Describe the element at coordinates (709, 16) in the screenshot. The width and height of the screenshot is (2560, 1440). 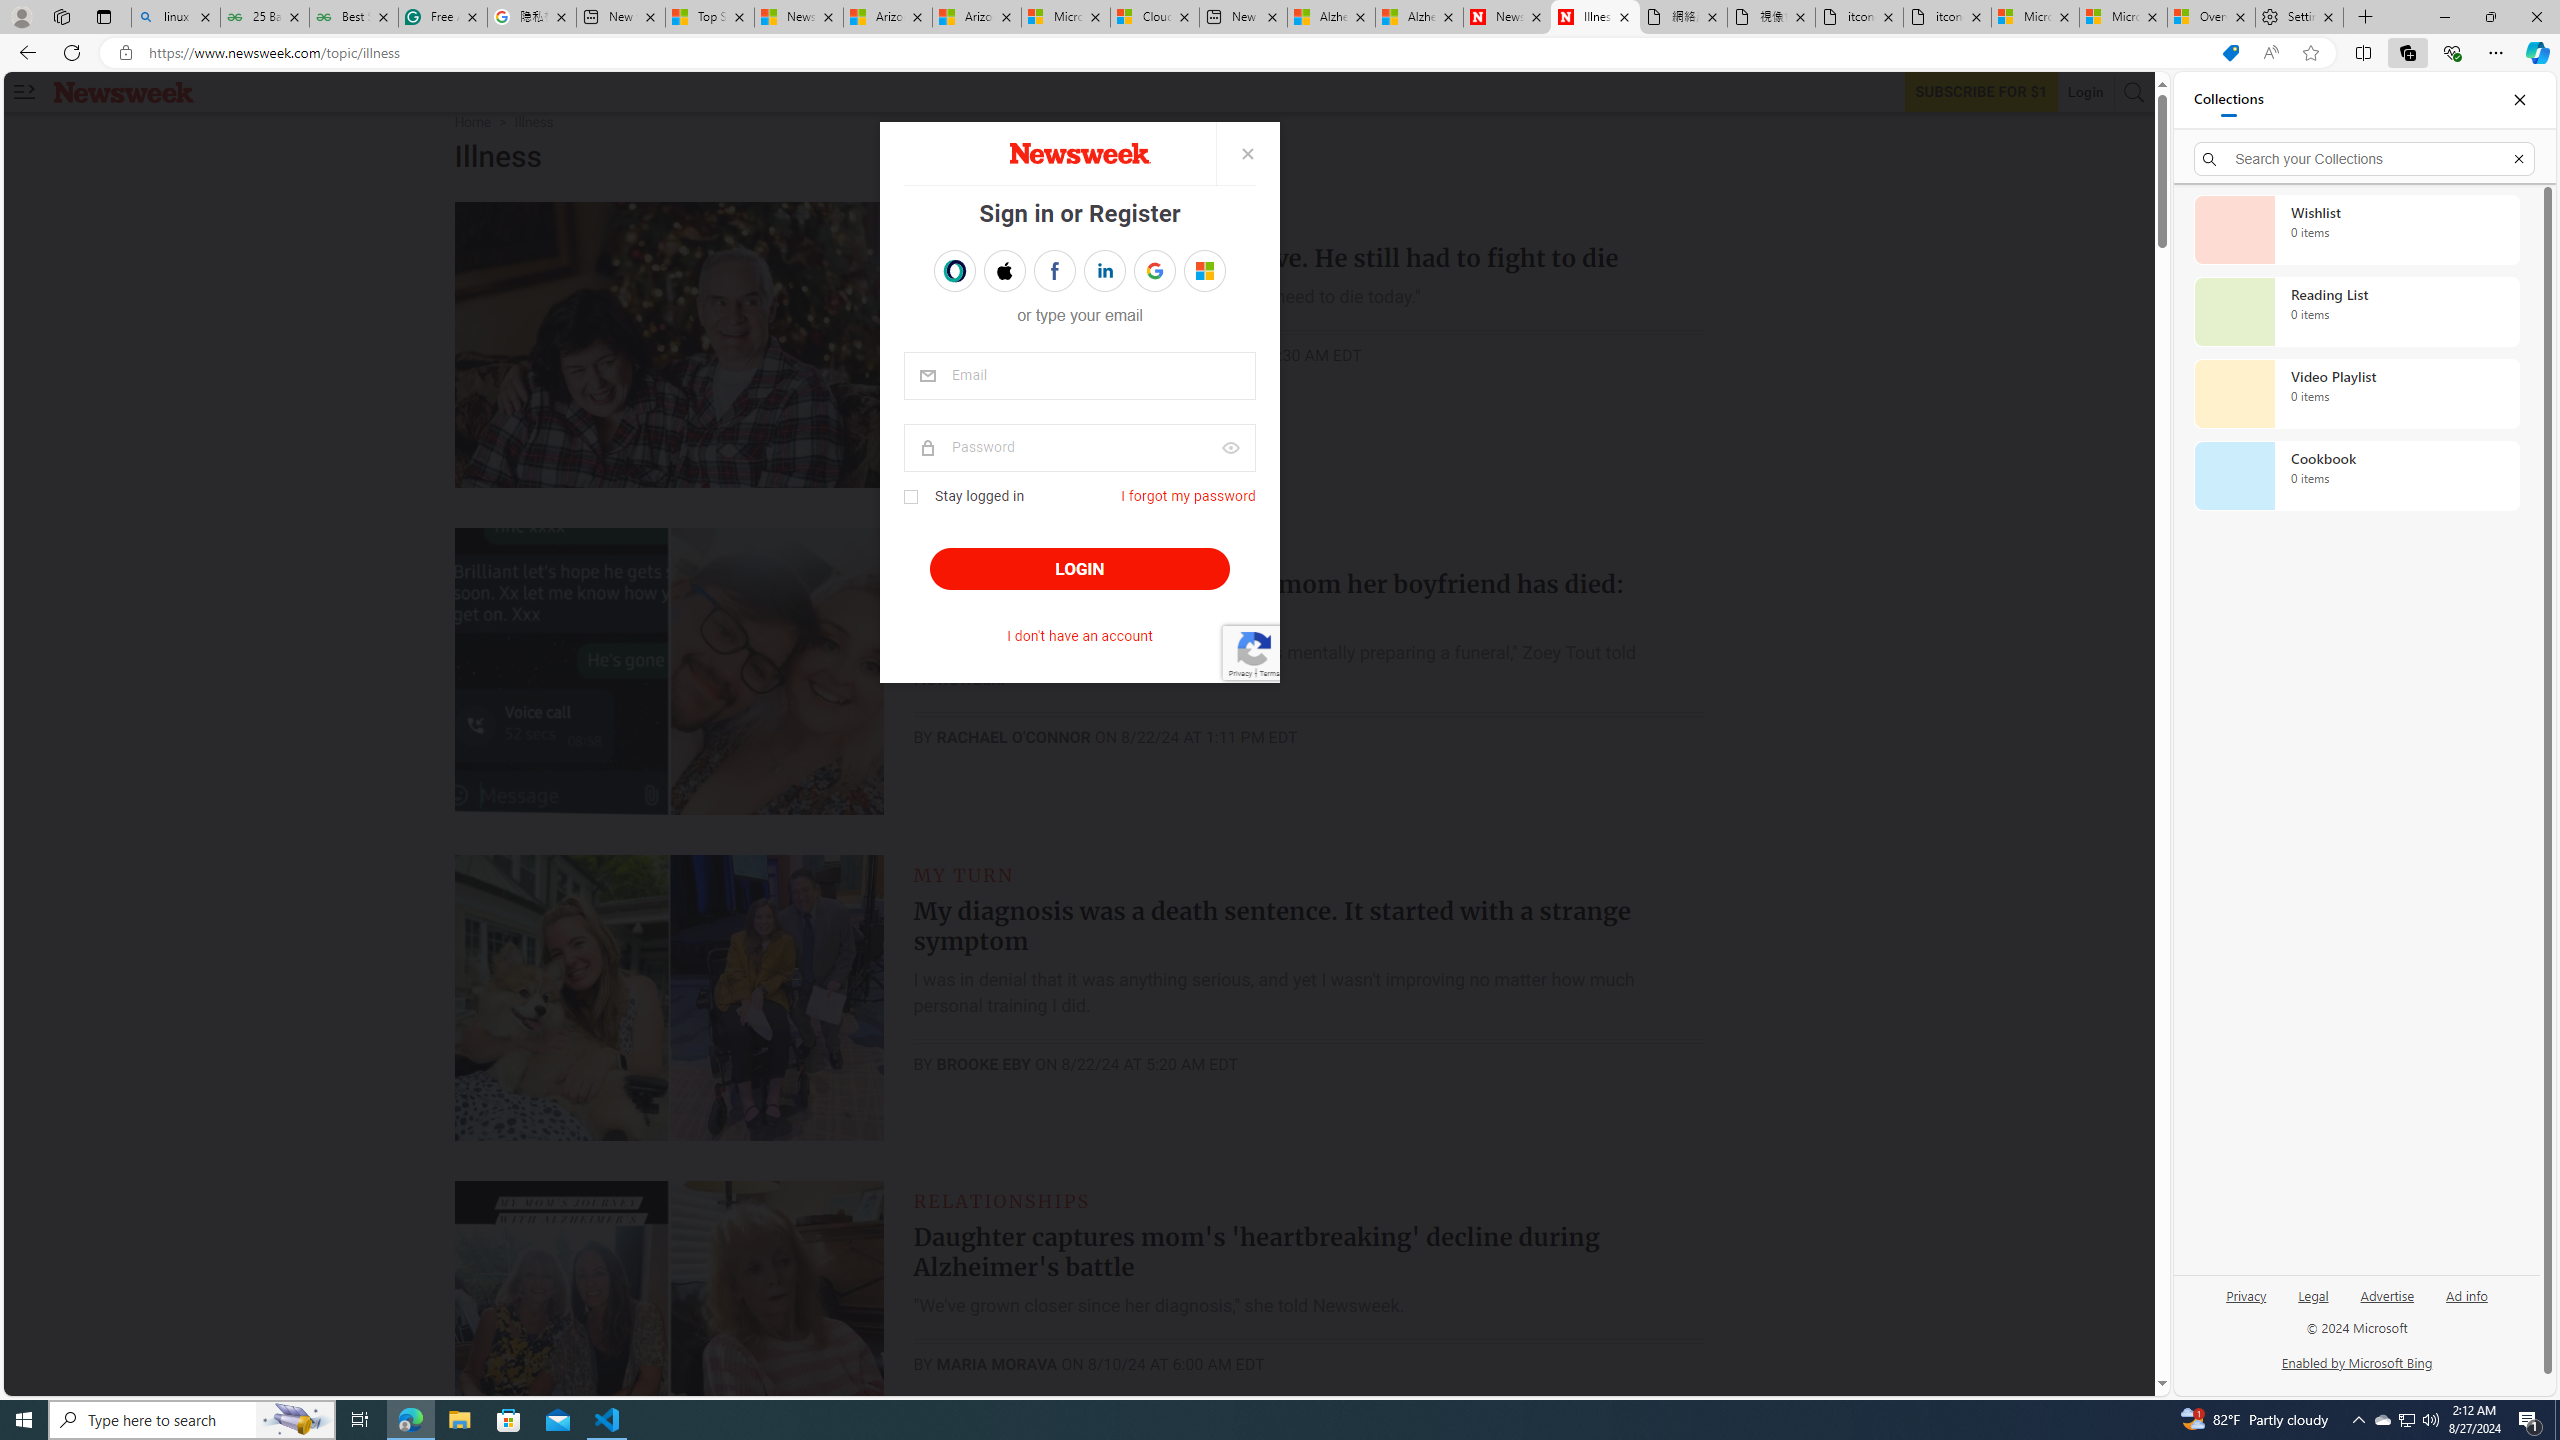
I see `'Top Stories - MSN'` at that location.